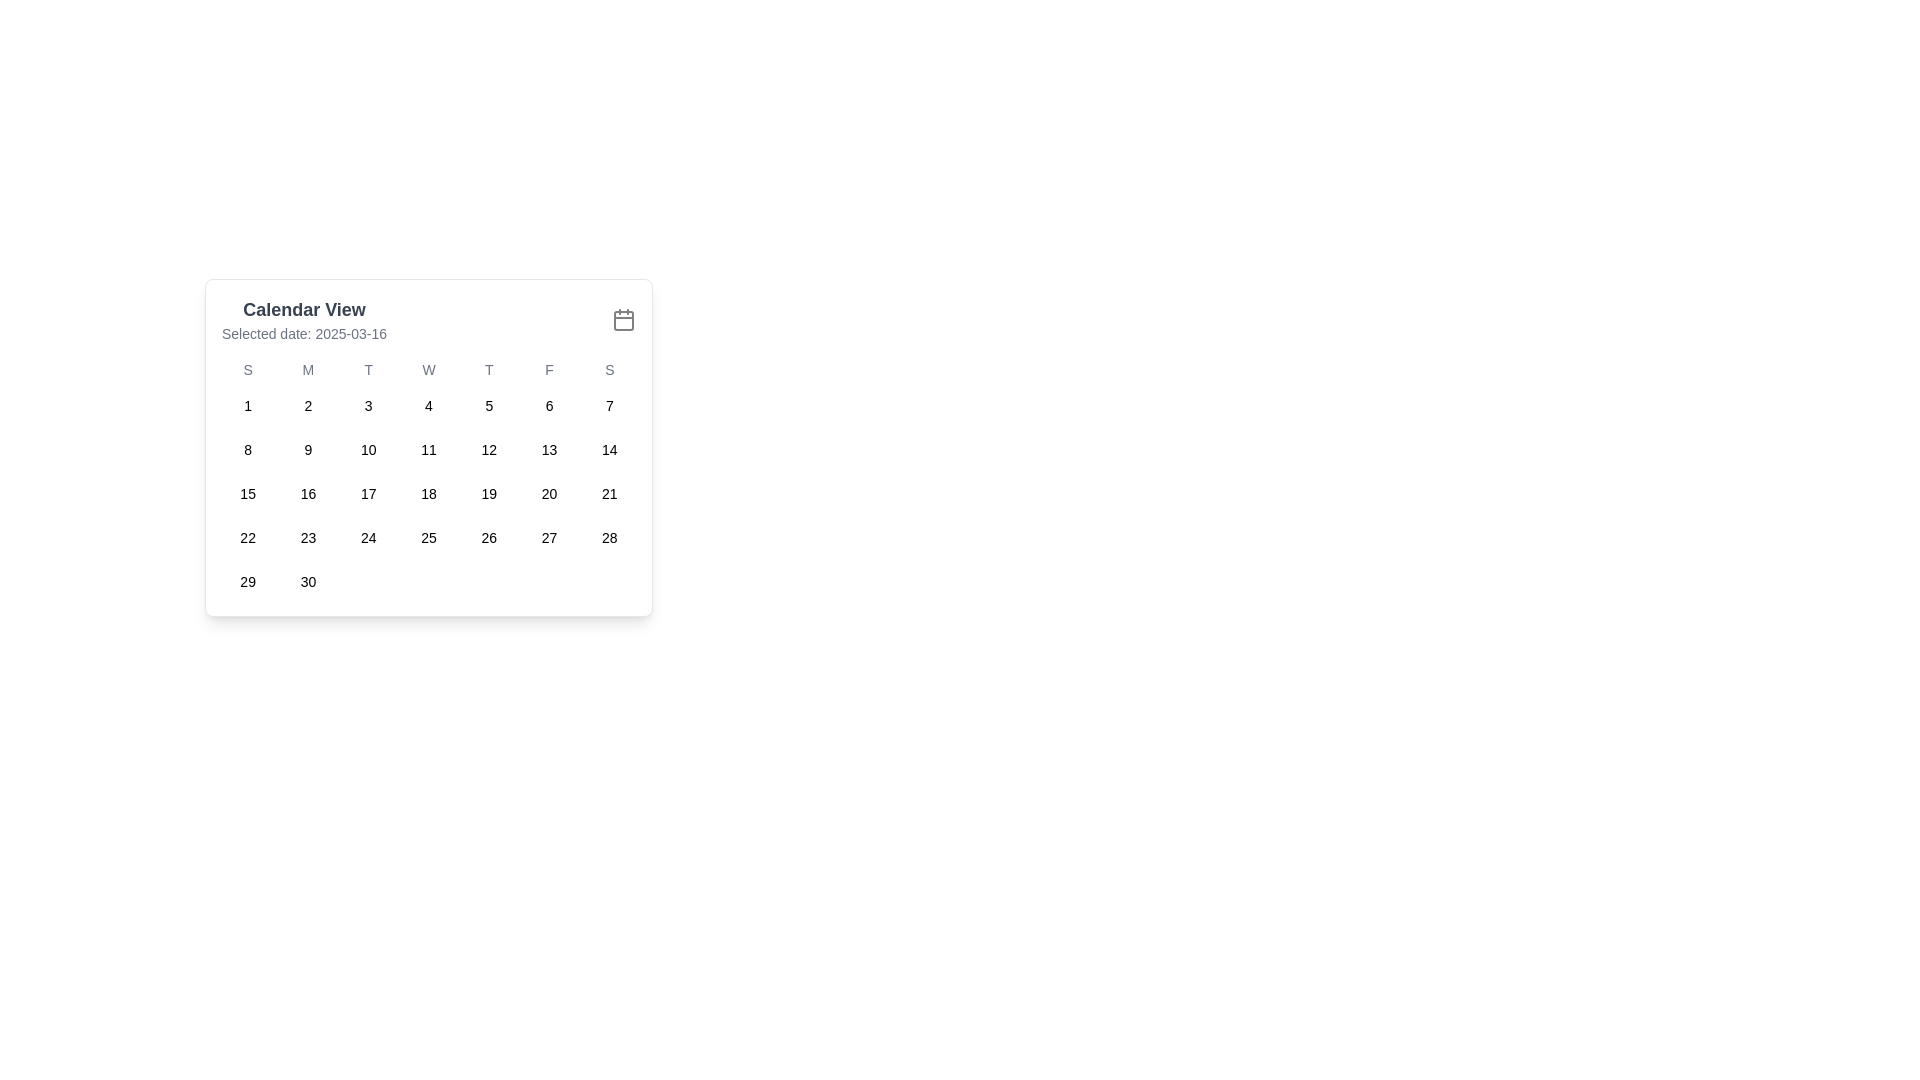  I want to click on the Calendar Day Cell representing the 14th day of the month, located under the 'Saturday' column in the third row of the calendar view, so click(608, 450).